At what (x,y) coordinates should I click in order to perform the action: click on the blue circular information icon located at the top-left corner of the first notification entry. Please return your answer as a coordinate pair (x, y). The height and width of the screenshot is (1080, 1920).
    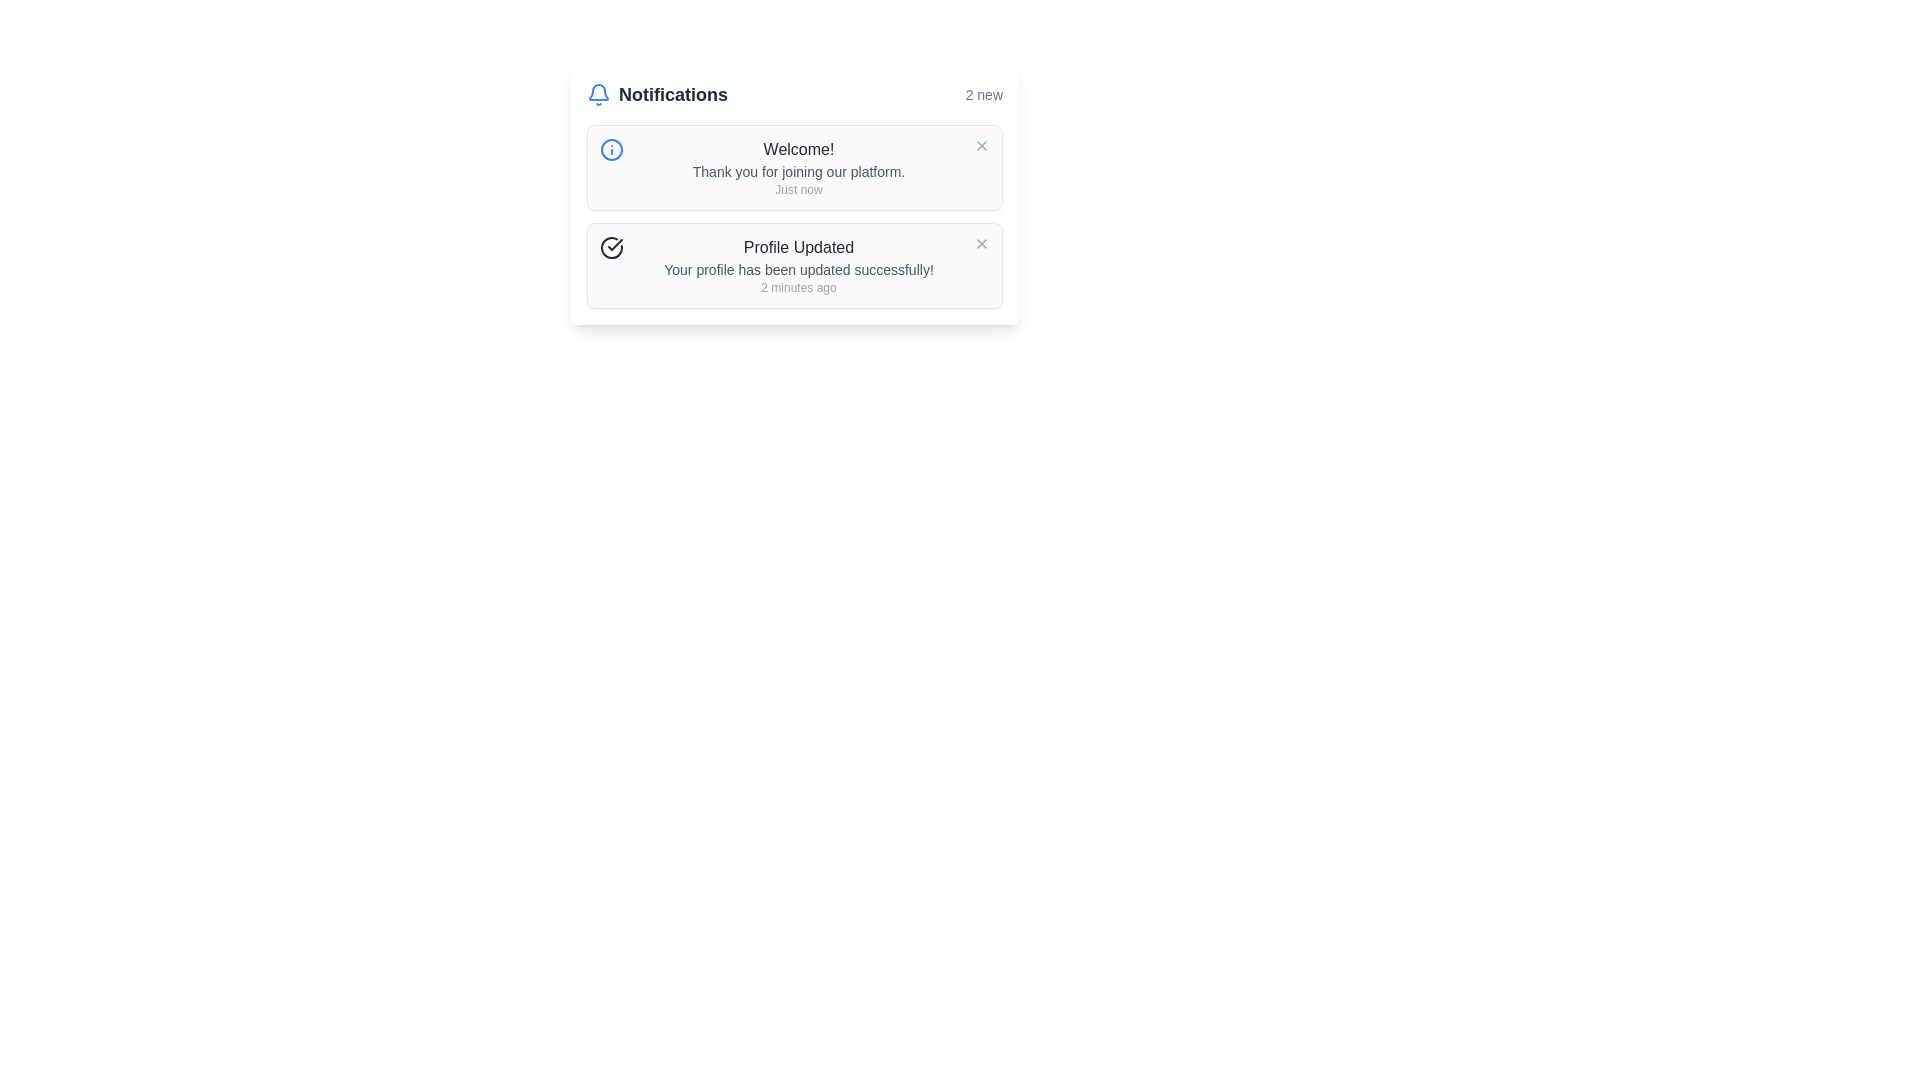
    Looking at the image, I should click on (610, 149).